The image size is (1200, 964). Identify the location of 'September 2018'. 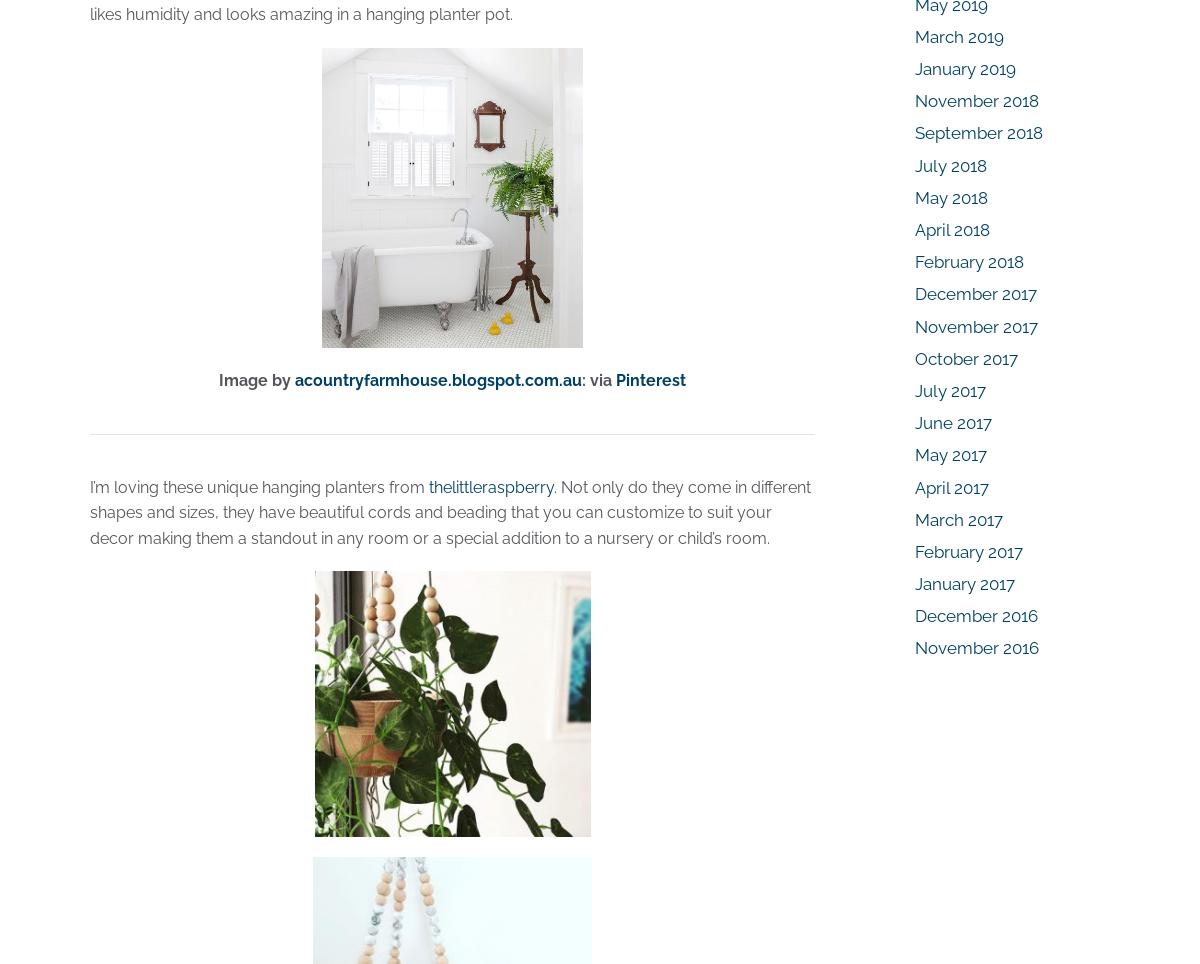
(978, 133).